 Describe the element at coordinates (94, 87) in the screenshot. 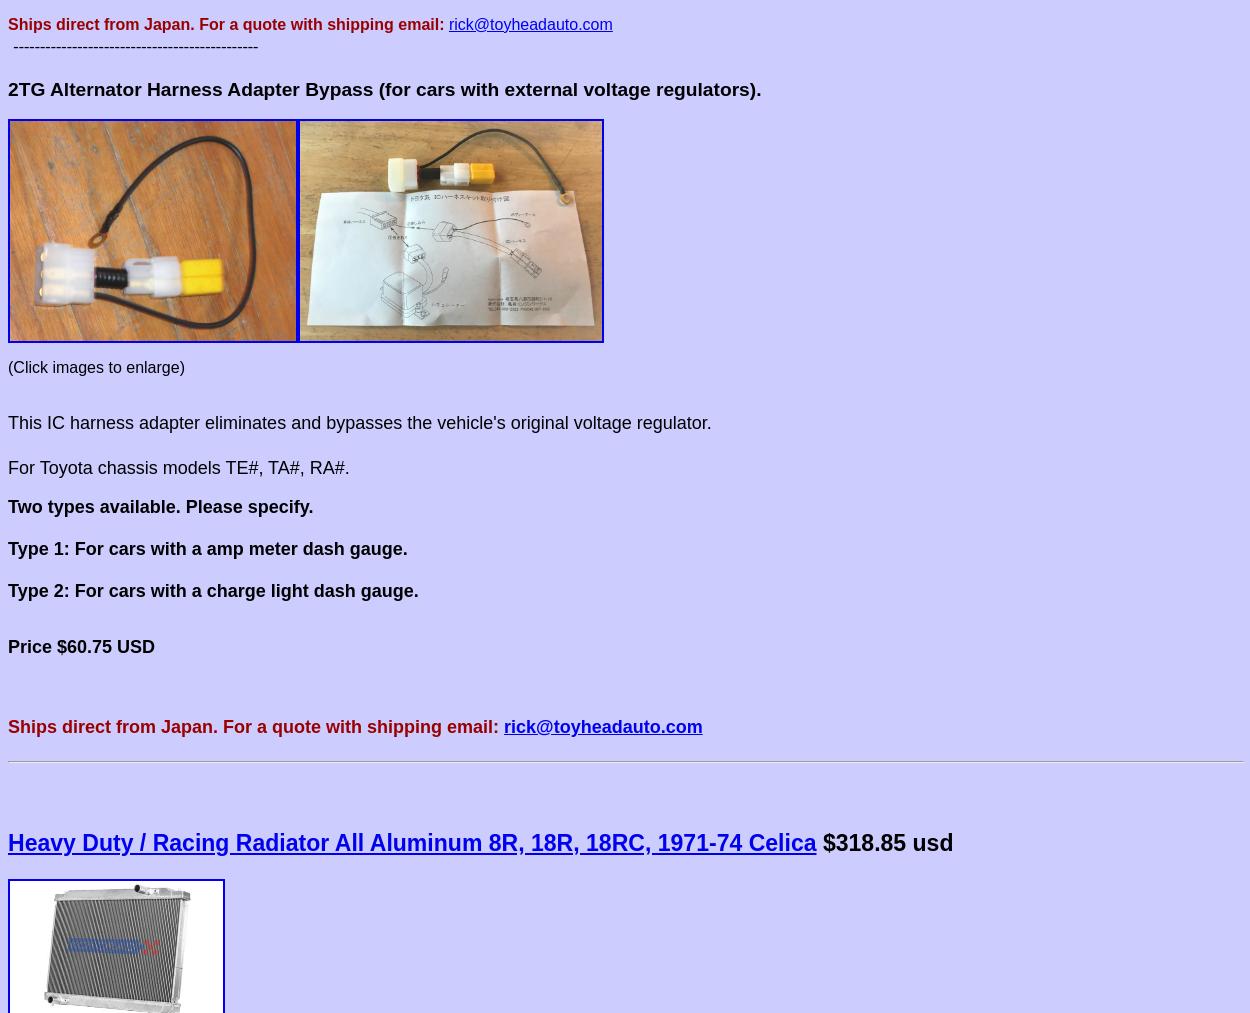

I see `'Alternator'` at that location.